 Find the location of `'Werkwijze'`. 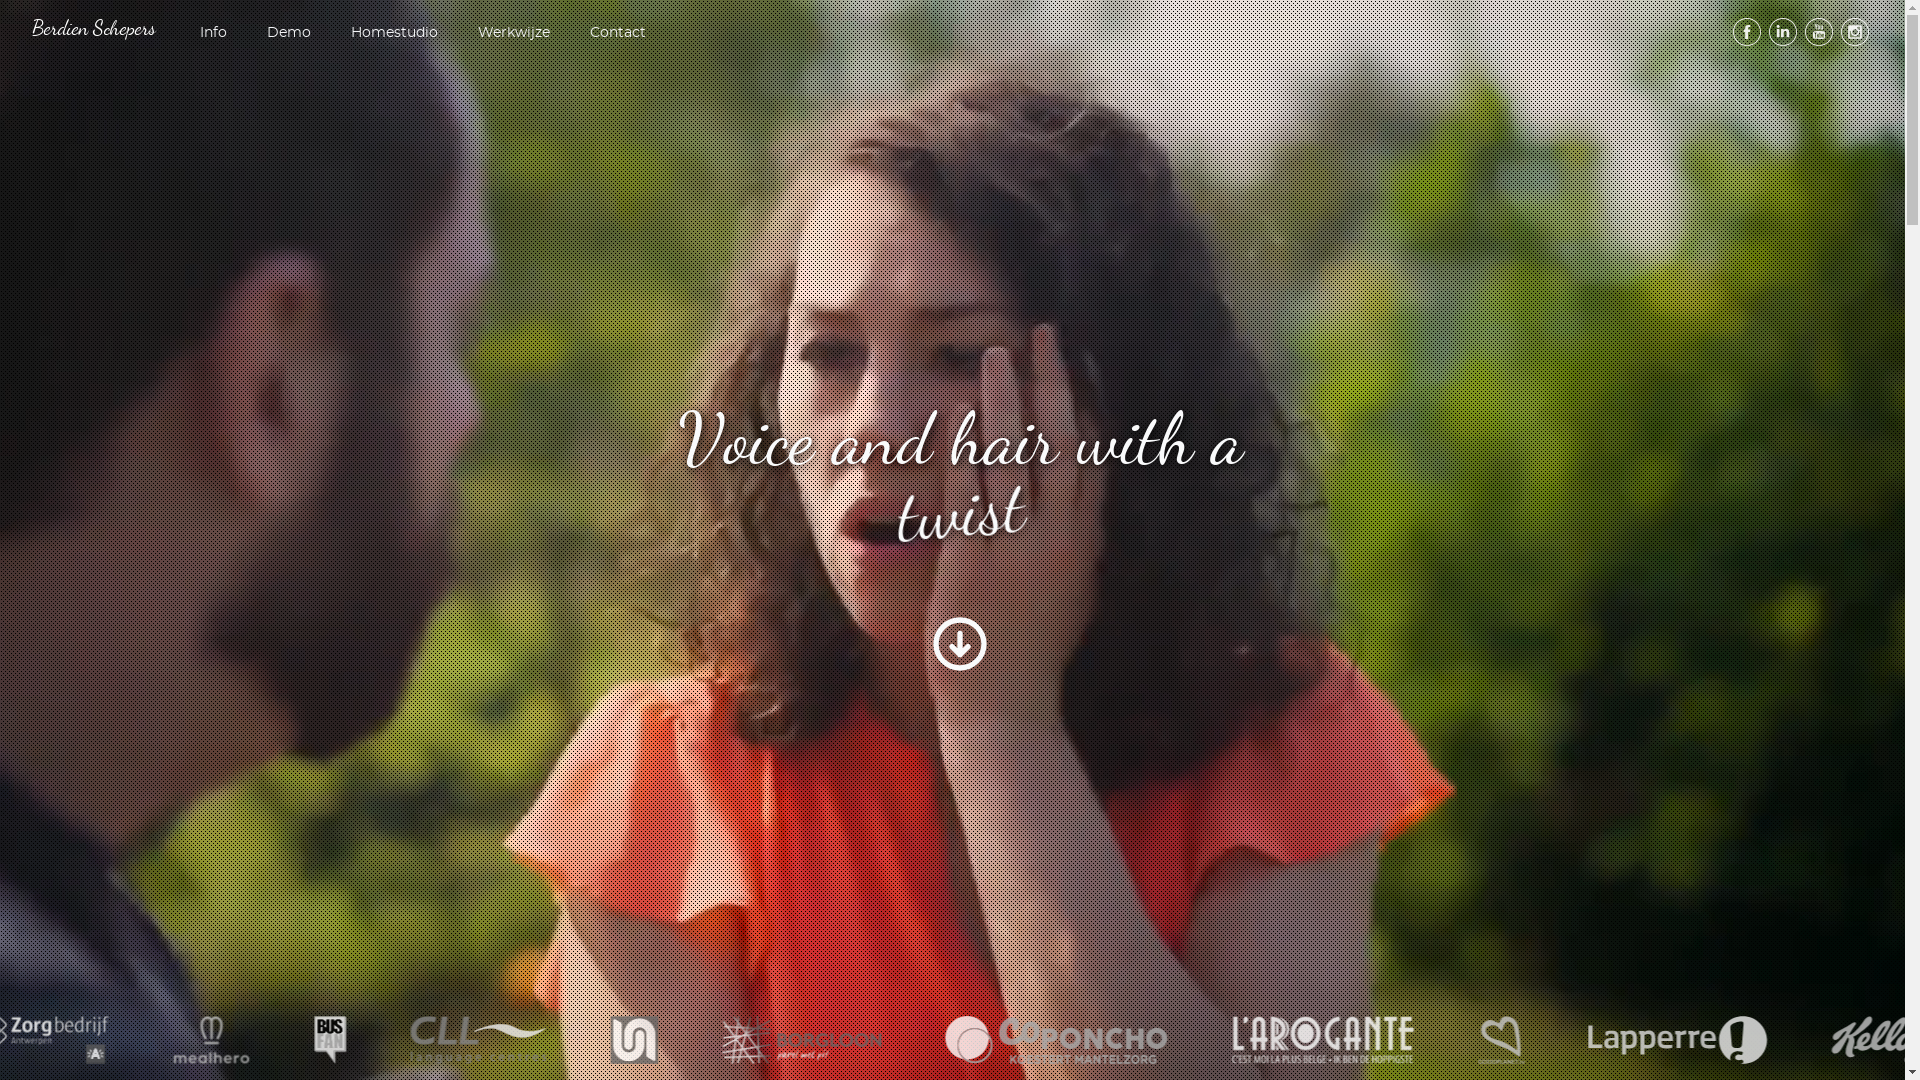

'Werkwijze' is located at coordinates (513, 31).